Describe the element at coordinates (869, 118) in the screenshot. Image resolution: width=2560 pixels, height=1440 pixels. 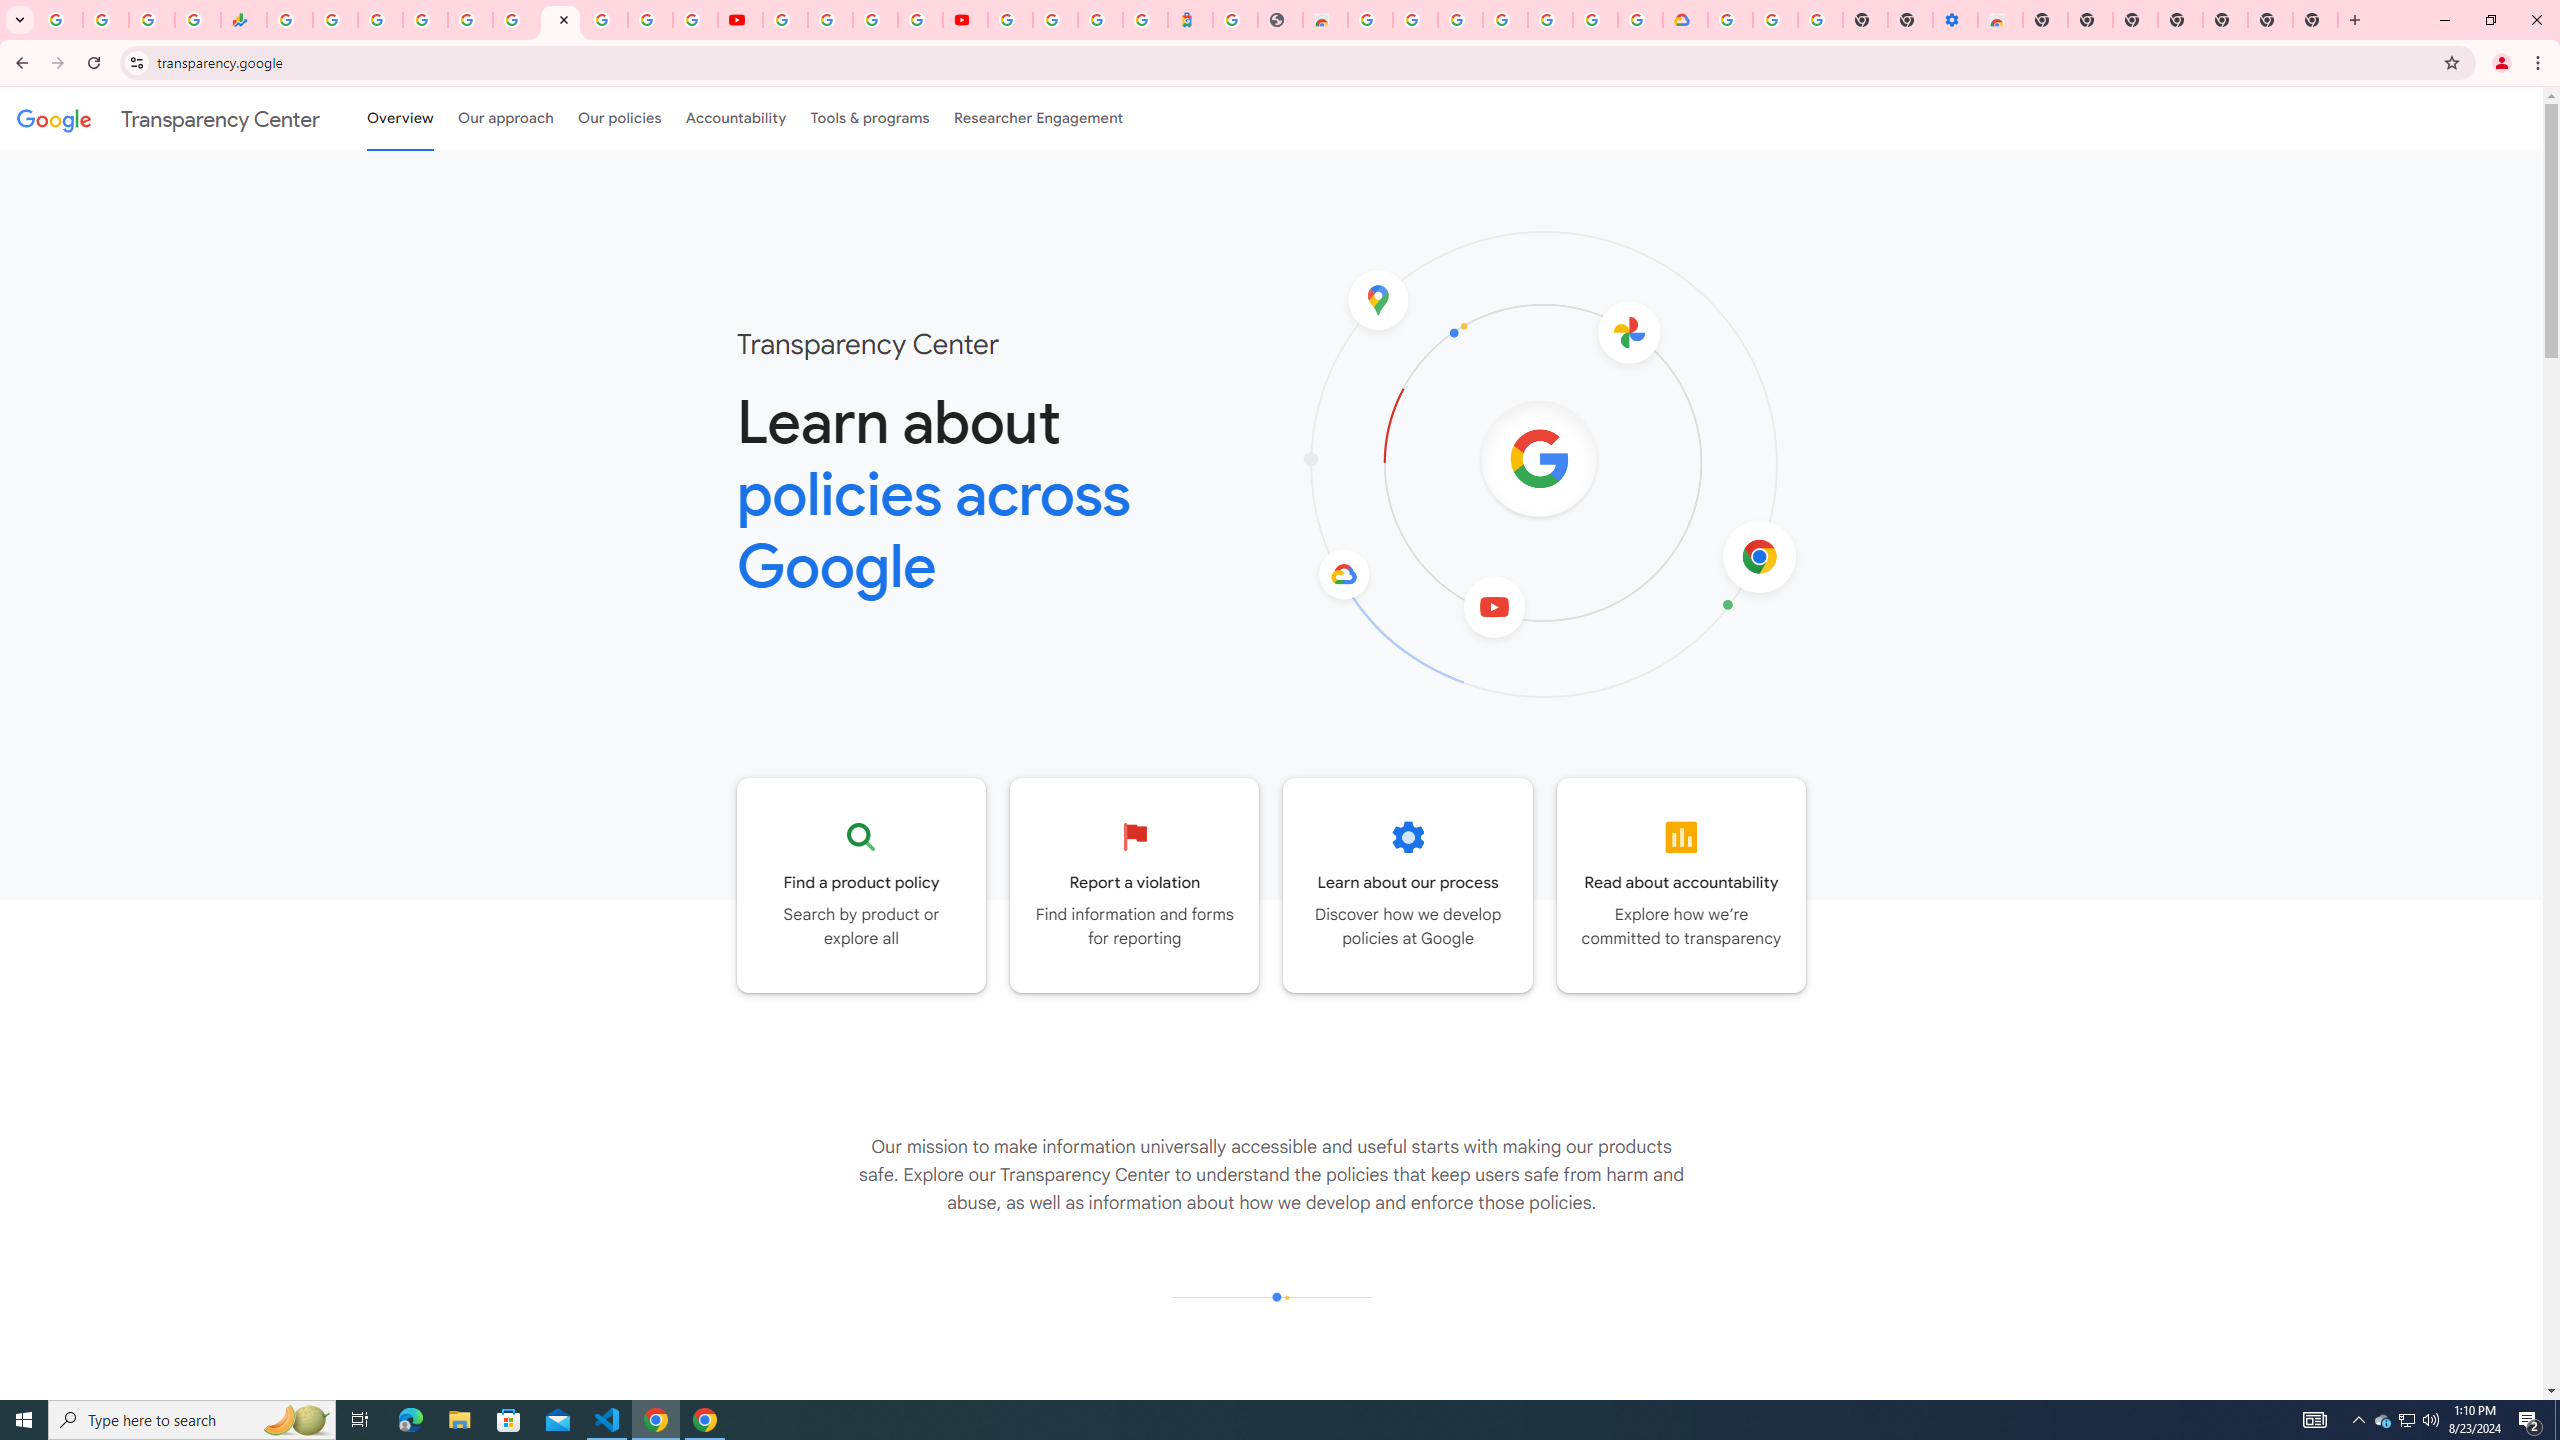
I see `'Tools & programs'` at that location.